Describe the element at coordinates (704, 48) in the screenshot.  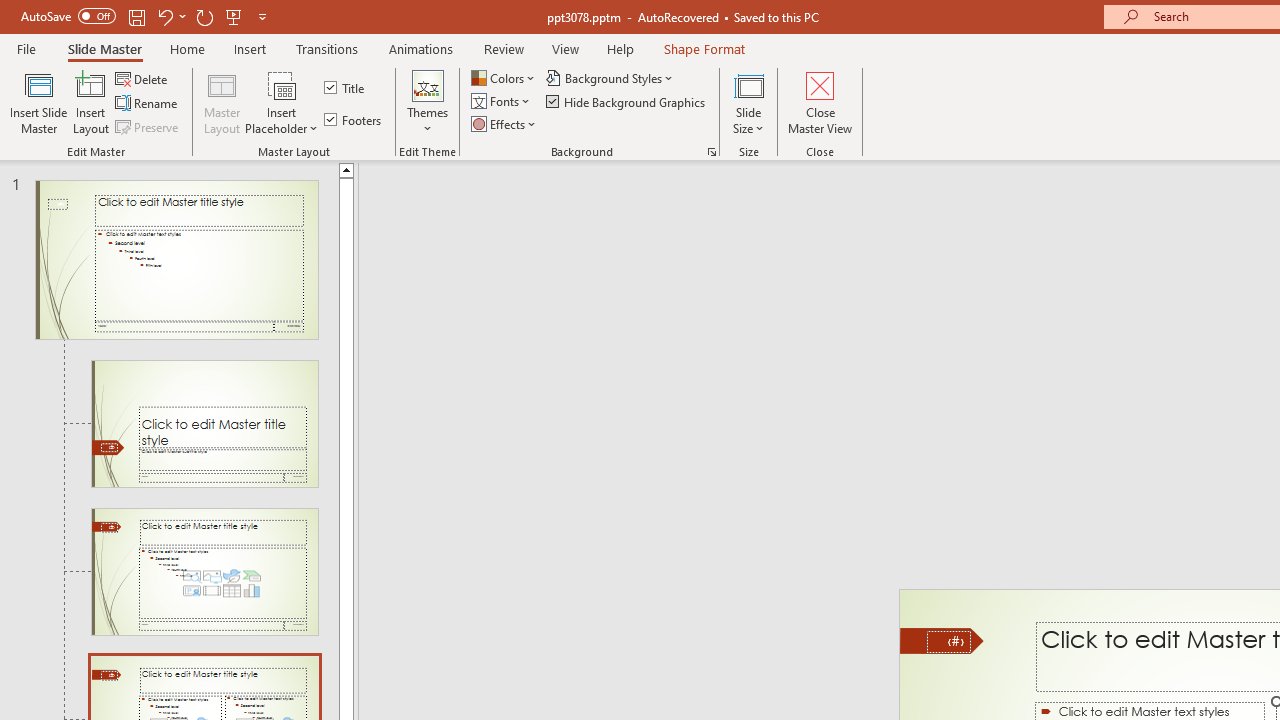
I see `'Shape Format'` at that location.